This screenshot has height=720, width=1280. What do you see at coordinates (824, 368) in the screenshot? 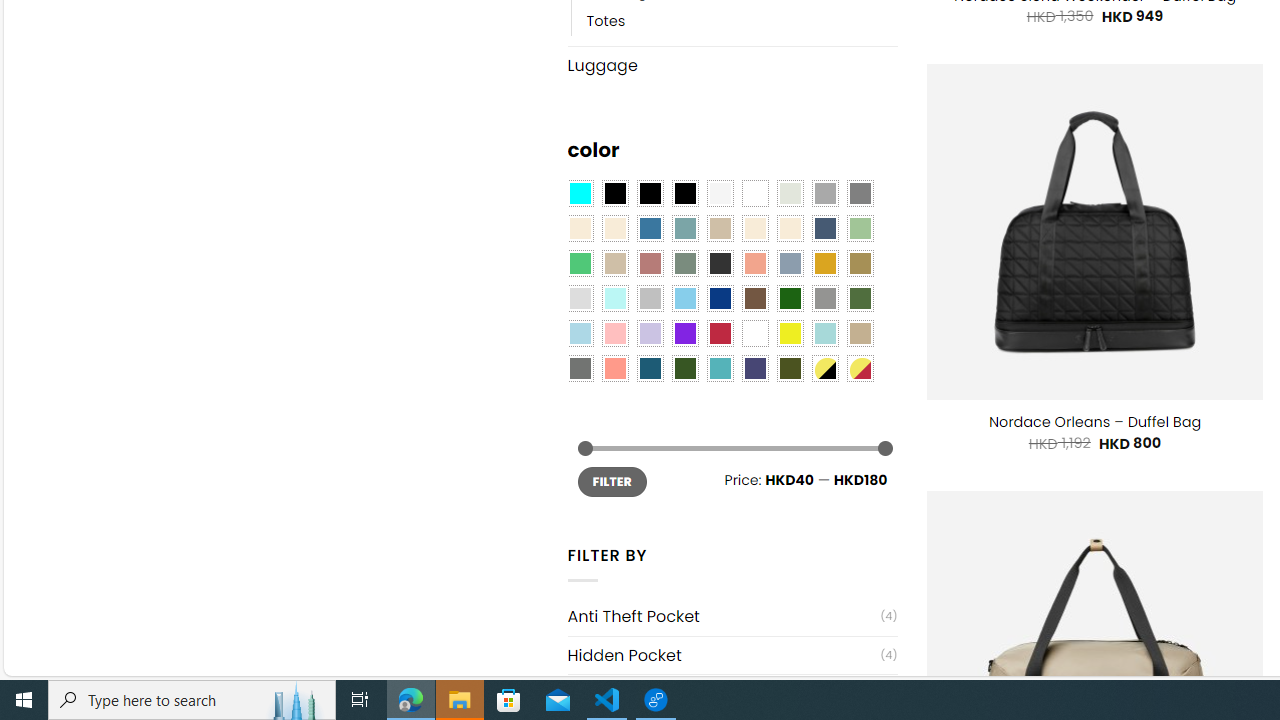
I see `'Yellow-Black'` at bounding box center [824, 368].